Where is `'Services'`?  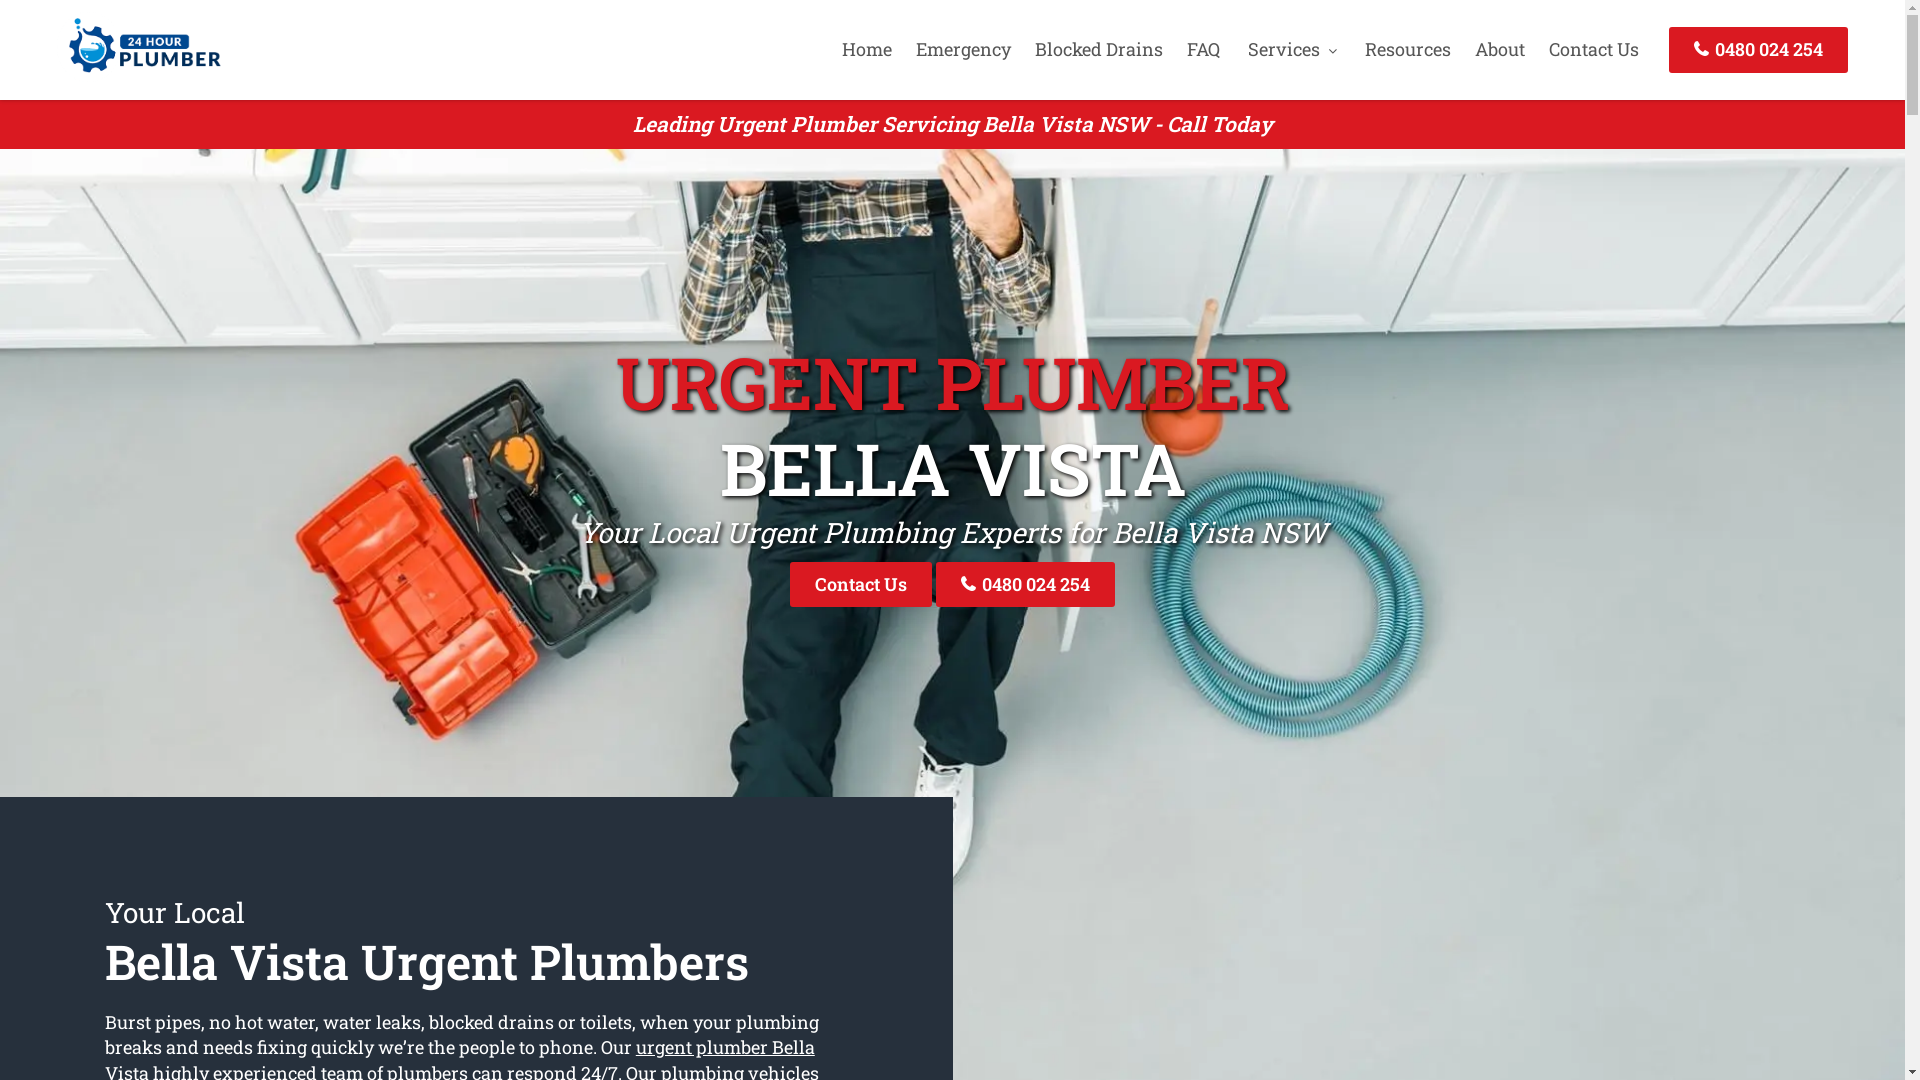
'Services' is located at coordinates (1292, 48).